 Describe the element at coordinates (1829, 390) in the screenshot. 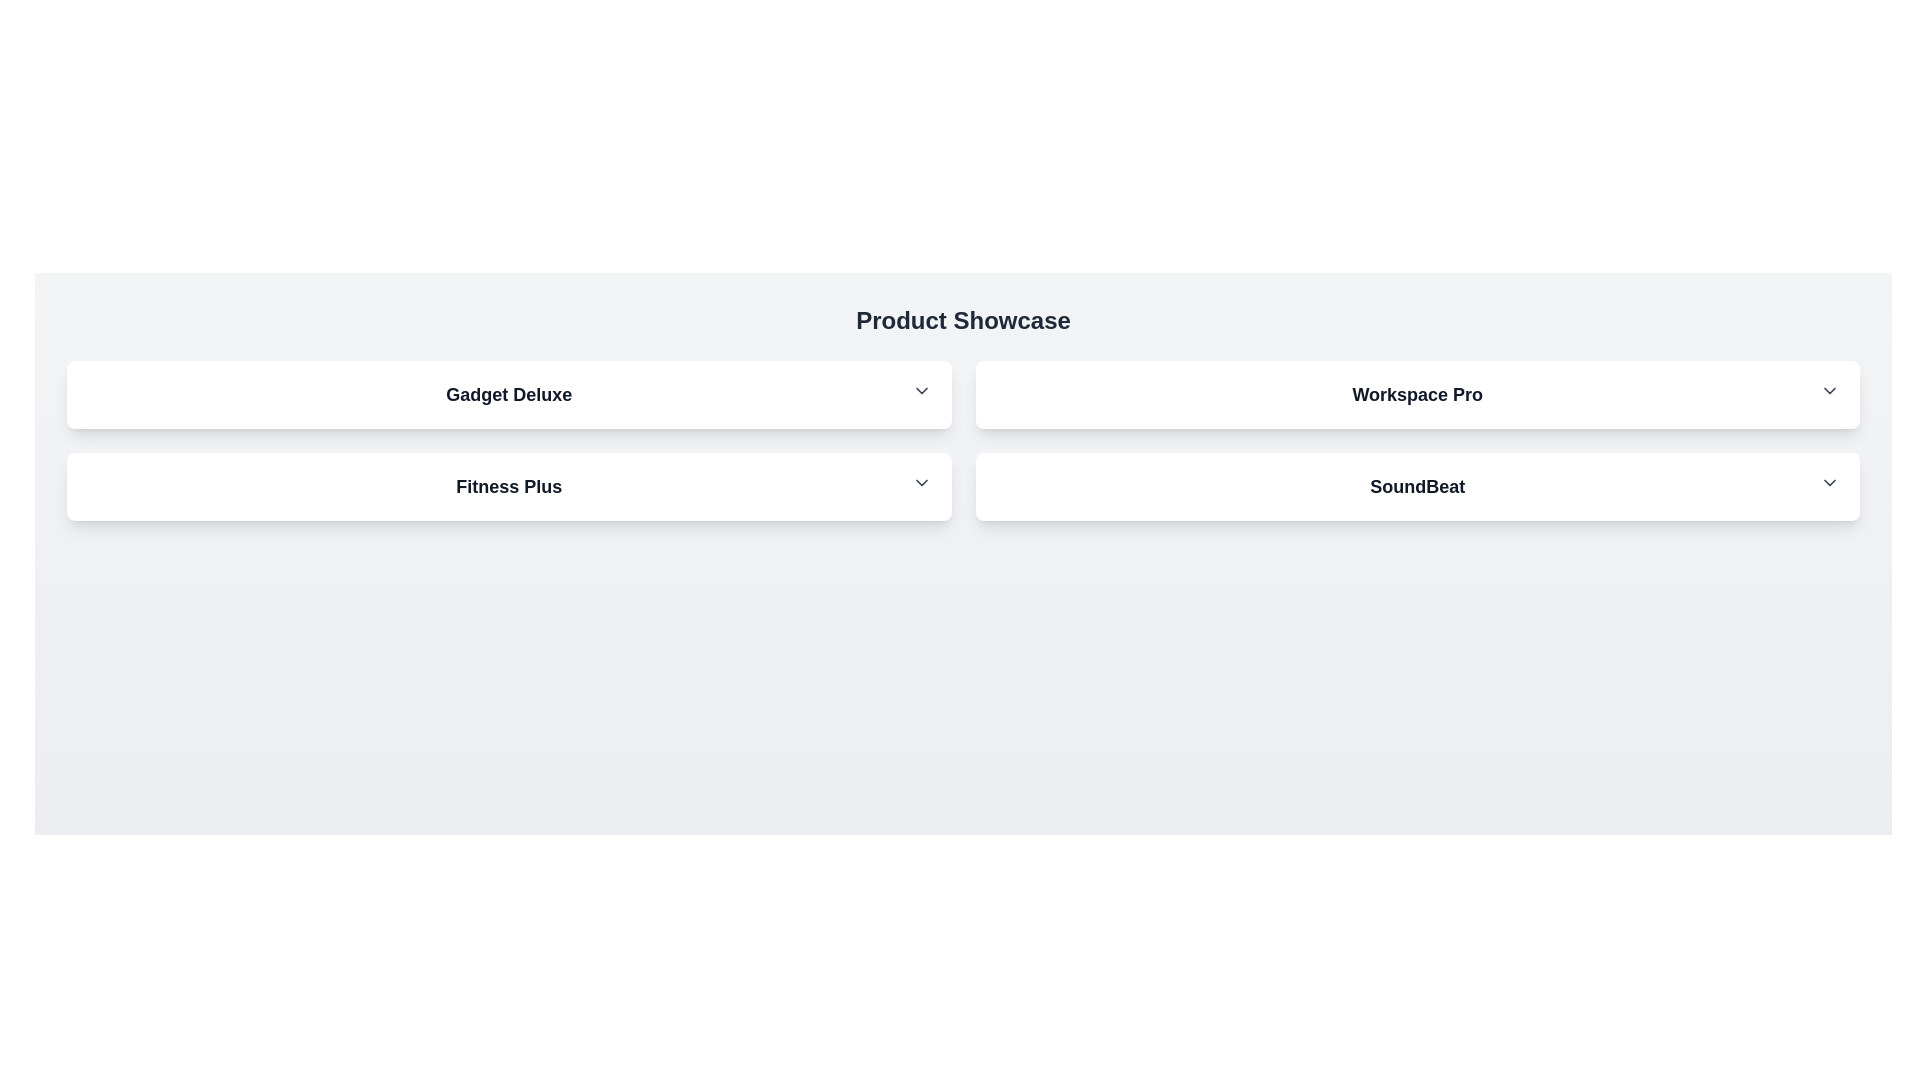

I see `the downward-pointing chevron icon located in the top-right corner of the 'Workspace Pro' card` at that location.